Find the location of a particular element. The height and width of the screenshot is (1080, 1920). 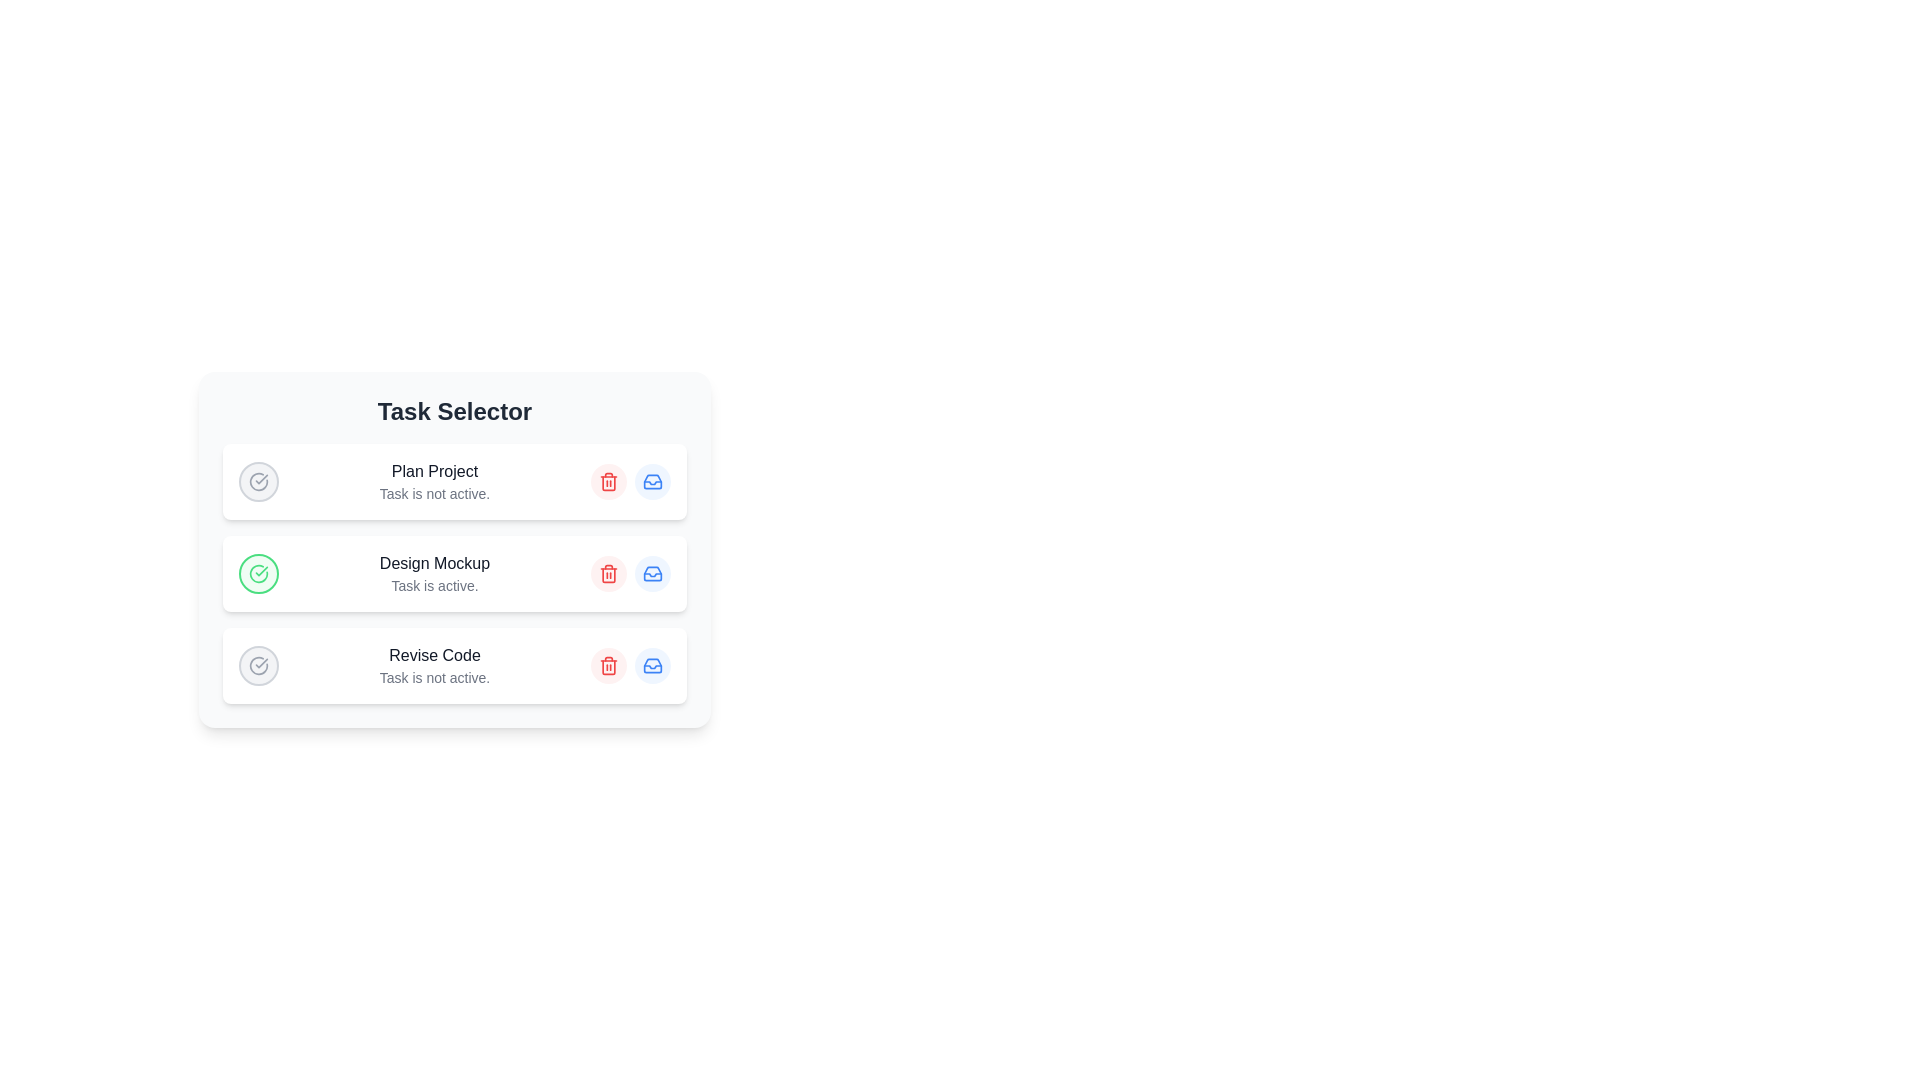

the text label displaying 'Design Mockup' and 'Task is active', which is the second item in the vertical list of tasks is located at coordinates (434, 574).